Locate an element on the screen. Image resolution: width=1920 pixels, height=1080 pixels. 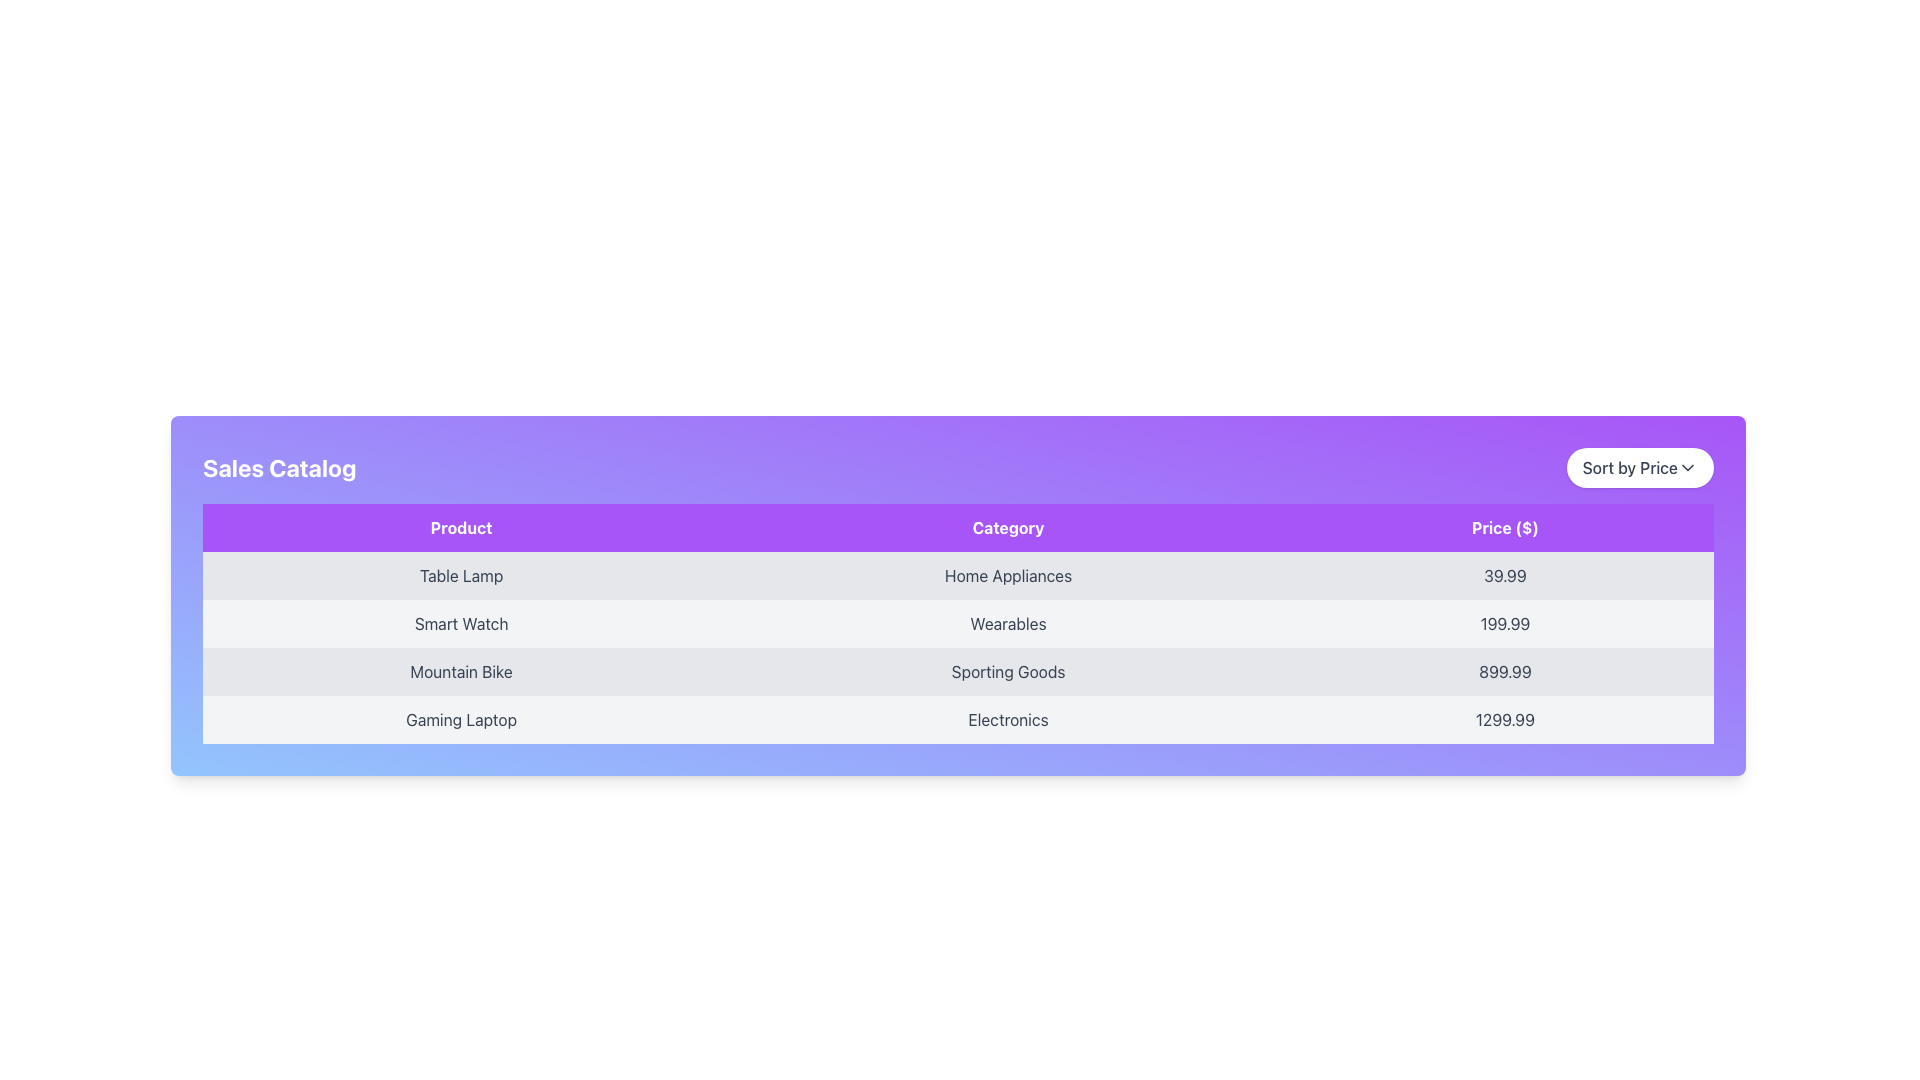
the static text label that categorizes the 'Gaming Laptop' within the 'Electronics' category, located in the fourth row, second column of the table is located at coordinates (1008, 720).